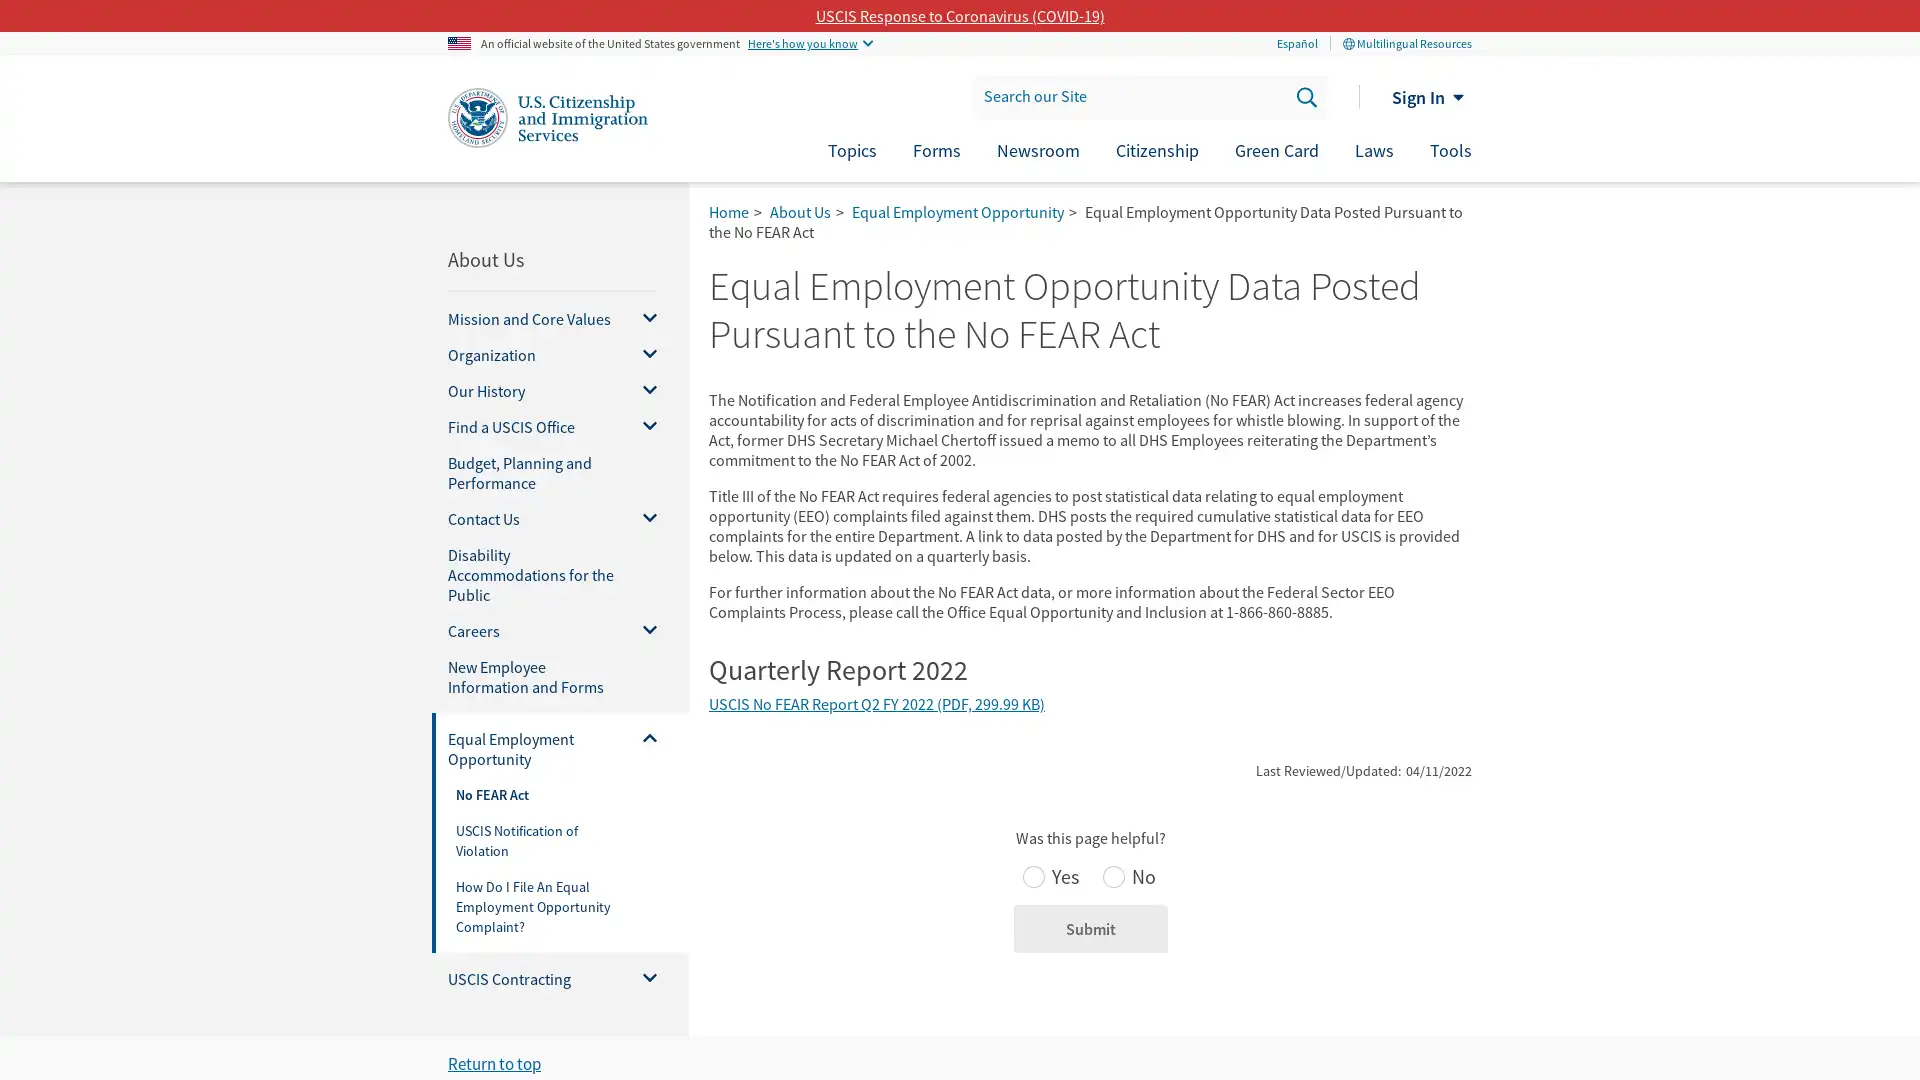  Describe the element at coordinates (642, 353) in the screenshot. I see `Toggle menu for Organization` at that location.